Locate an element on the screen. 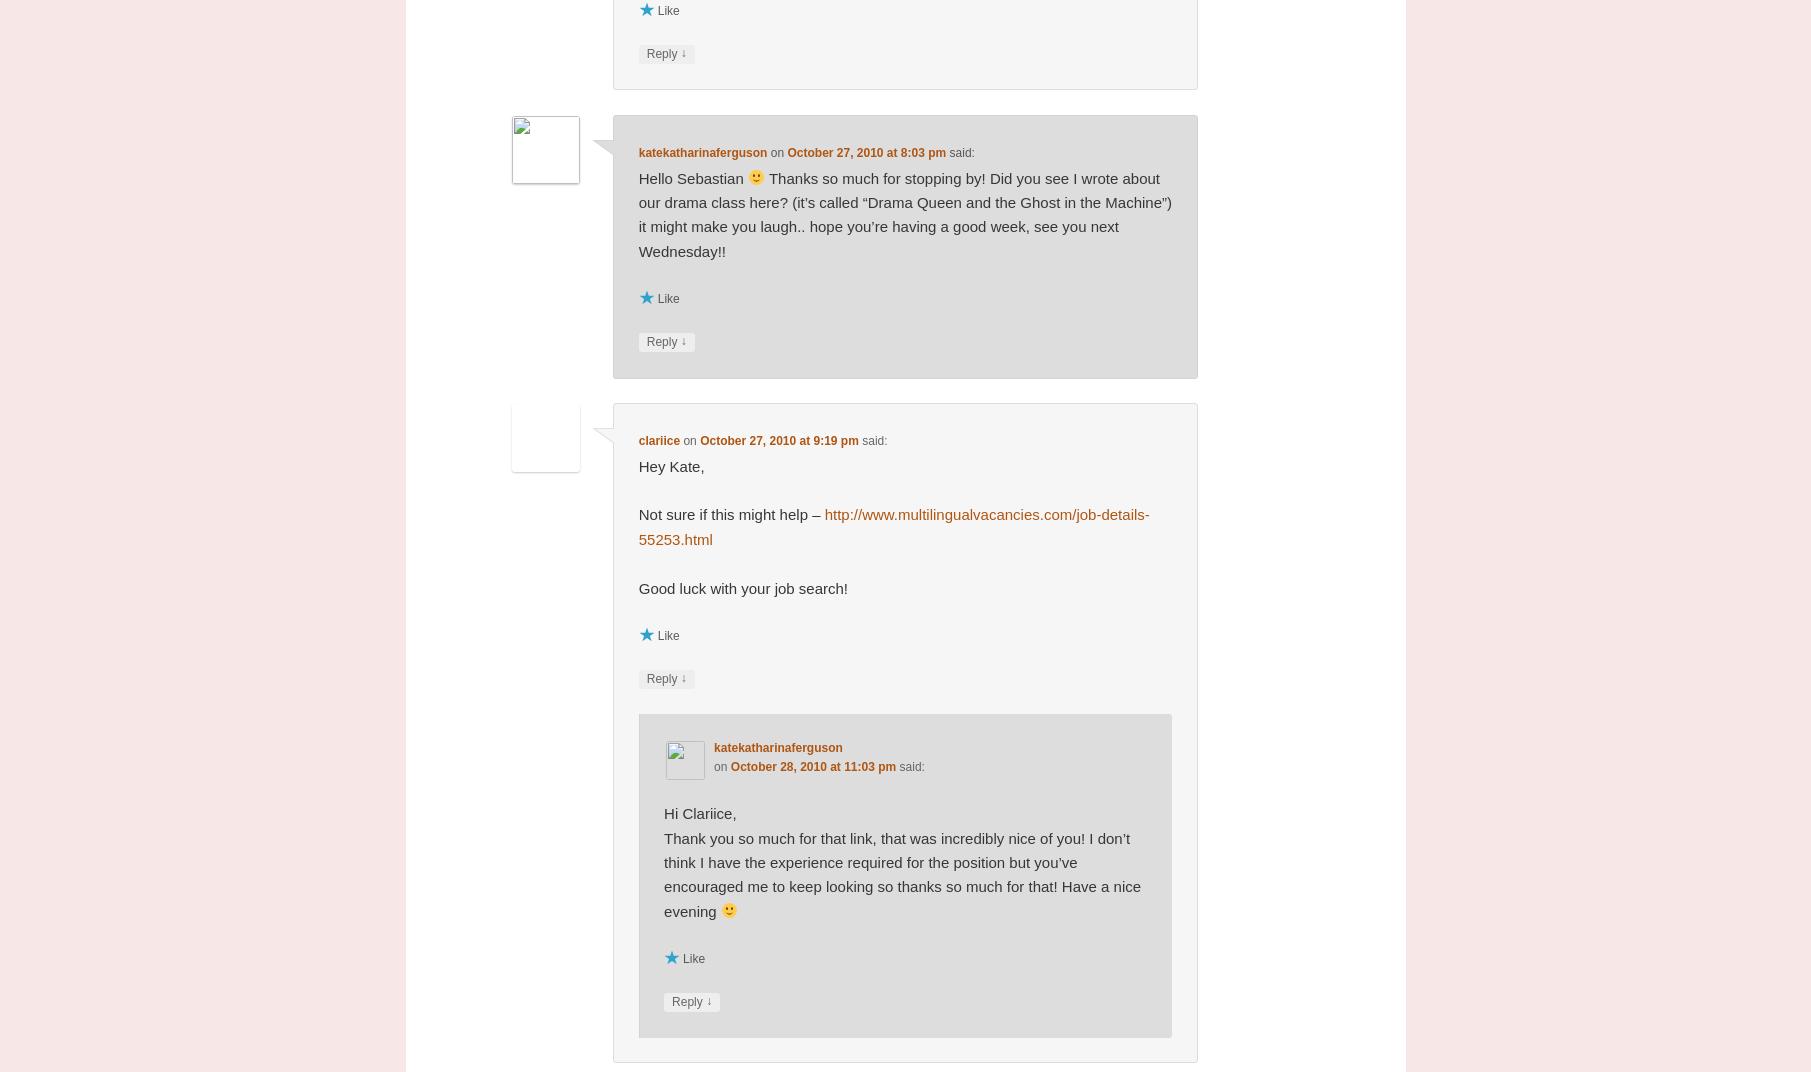 This screenshot has height=1072, width=1811. 'Hi Clariice,' is located at coordinates (699, 812).